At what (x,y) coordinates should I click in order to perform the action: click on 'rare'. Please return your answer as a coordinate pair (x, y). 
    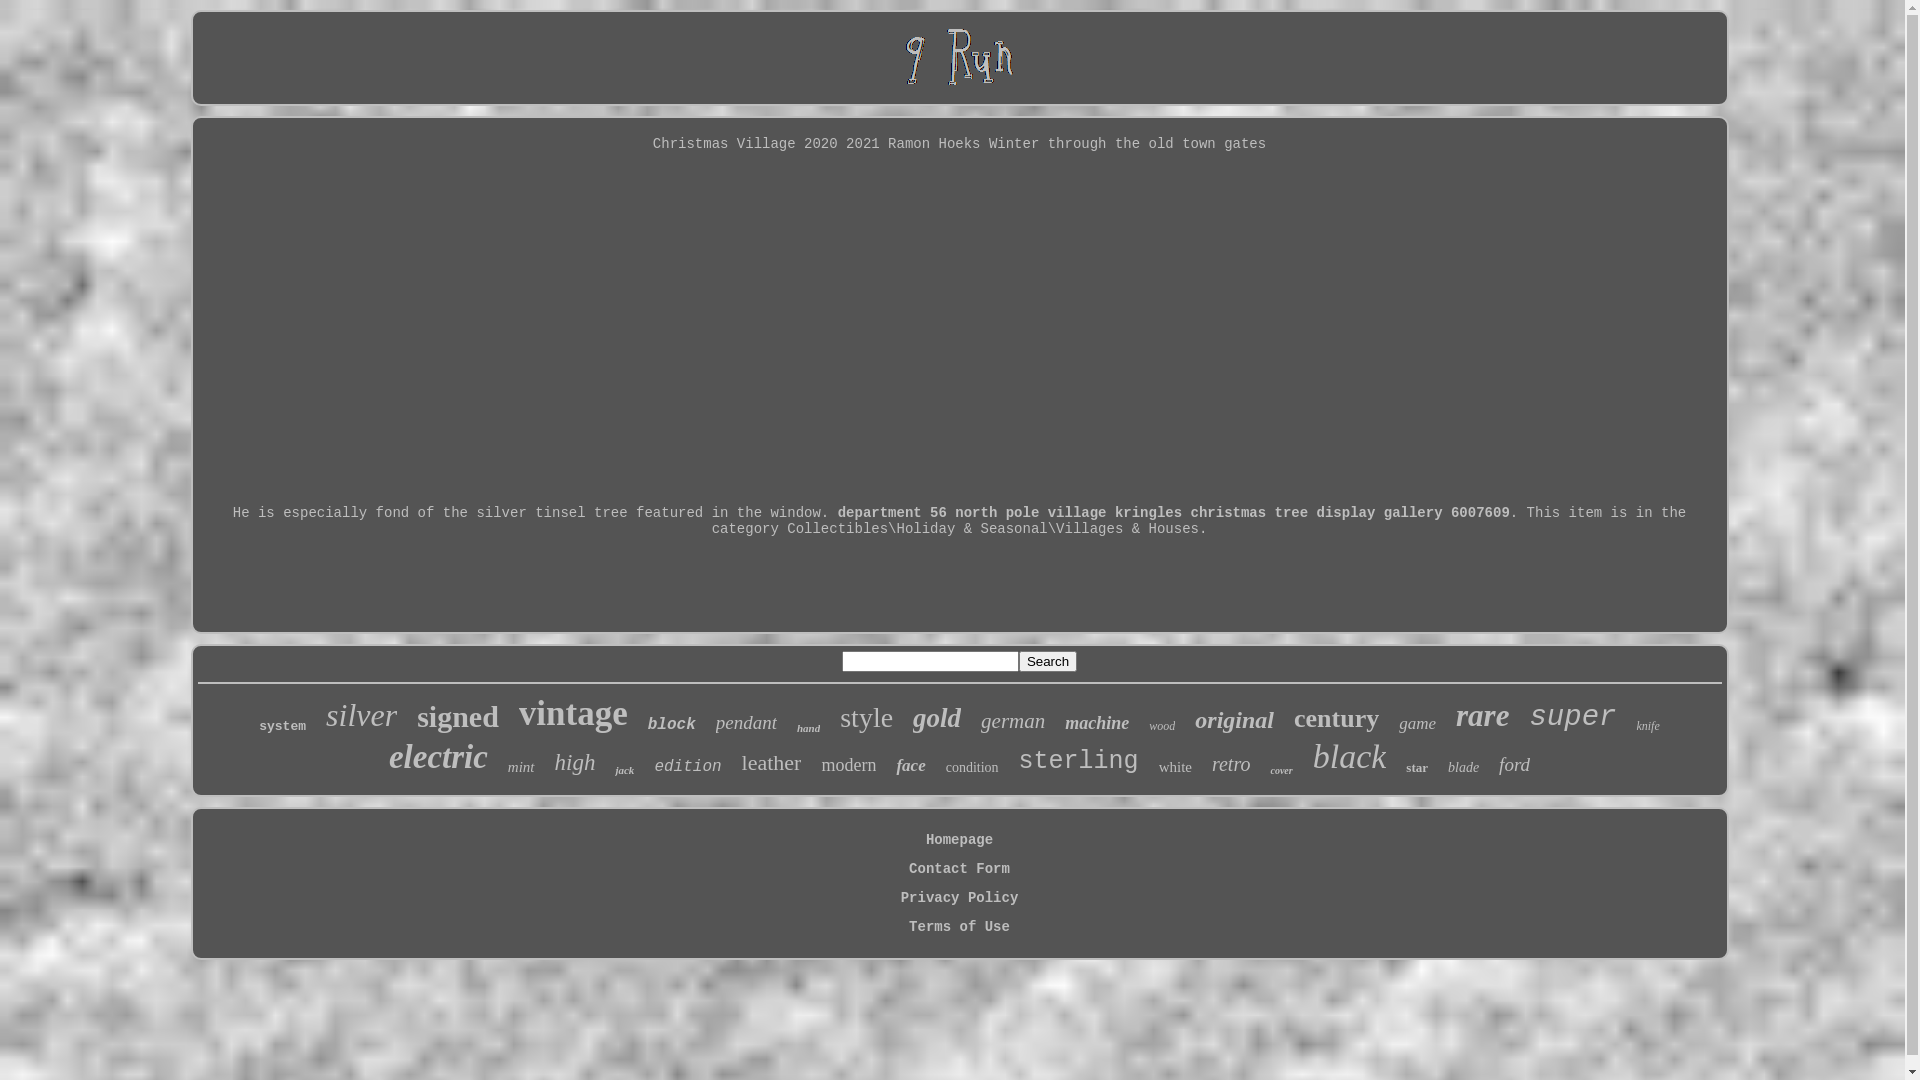
    Looking at the image, I should click on (1482, 715).